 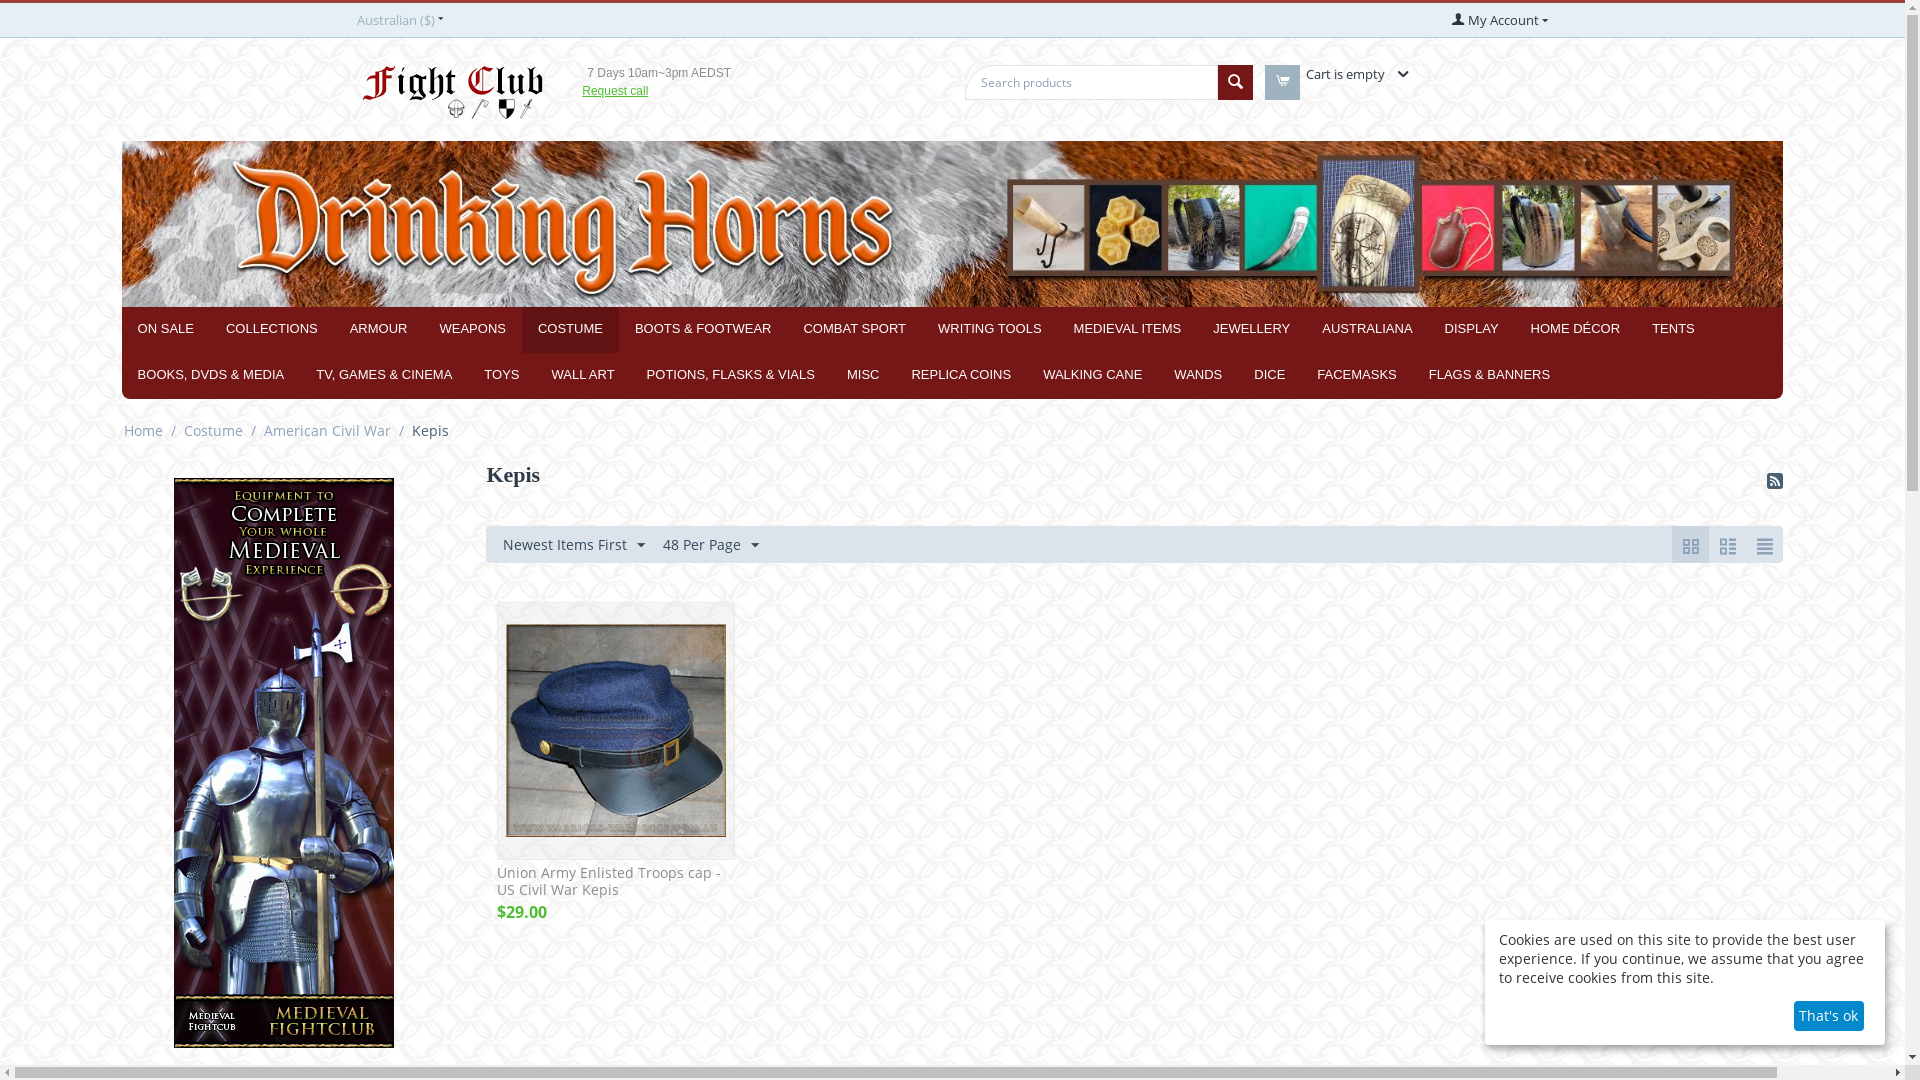 What do you see at coordinates (398, 19) in the screenshot?
I see `'Australian ($)'` at bounding box center [398, 19].